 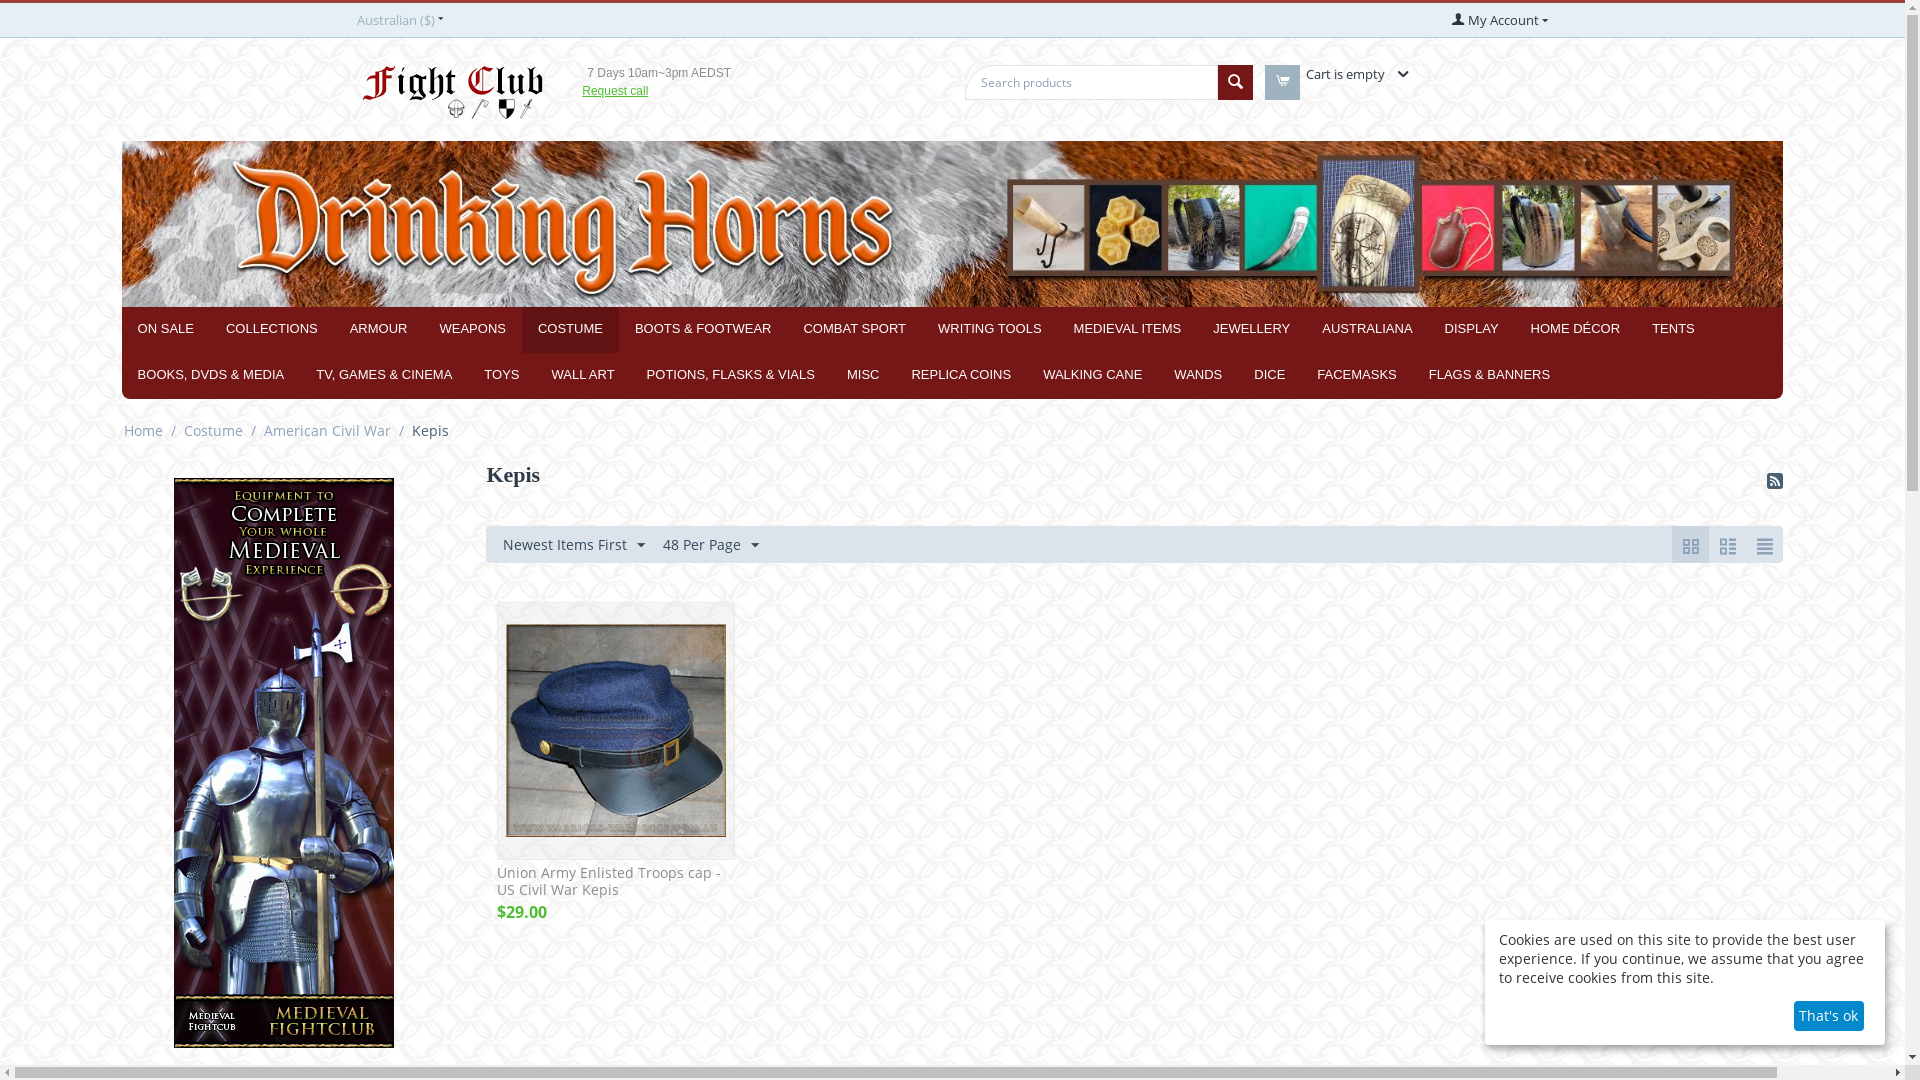 What do you see at coordinates (398, 19) in the screenshot?
I see `'Australian ($)'` at bounding box center [398, 19].